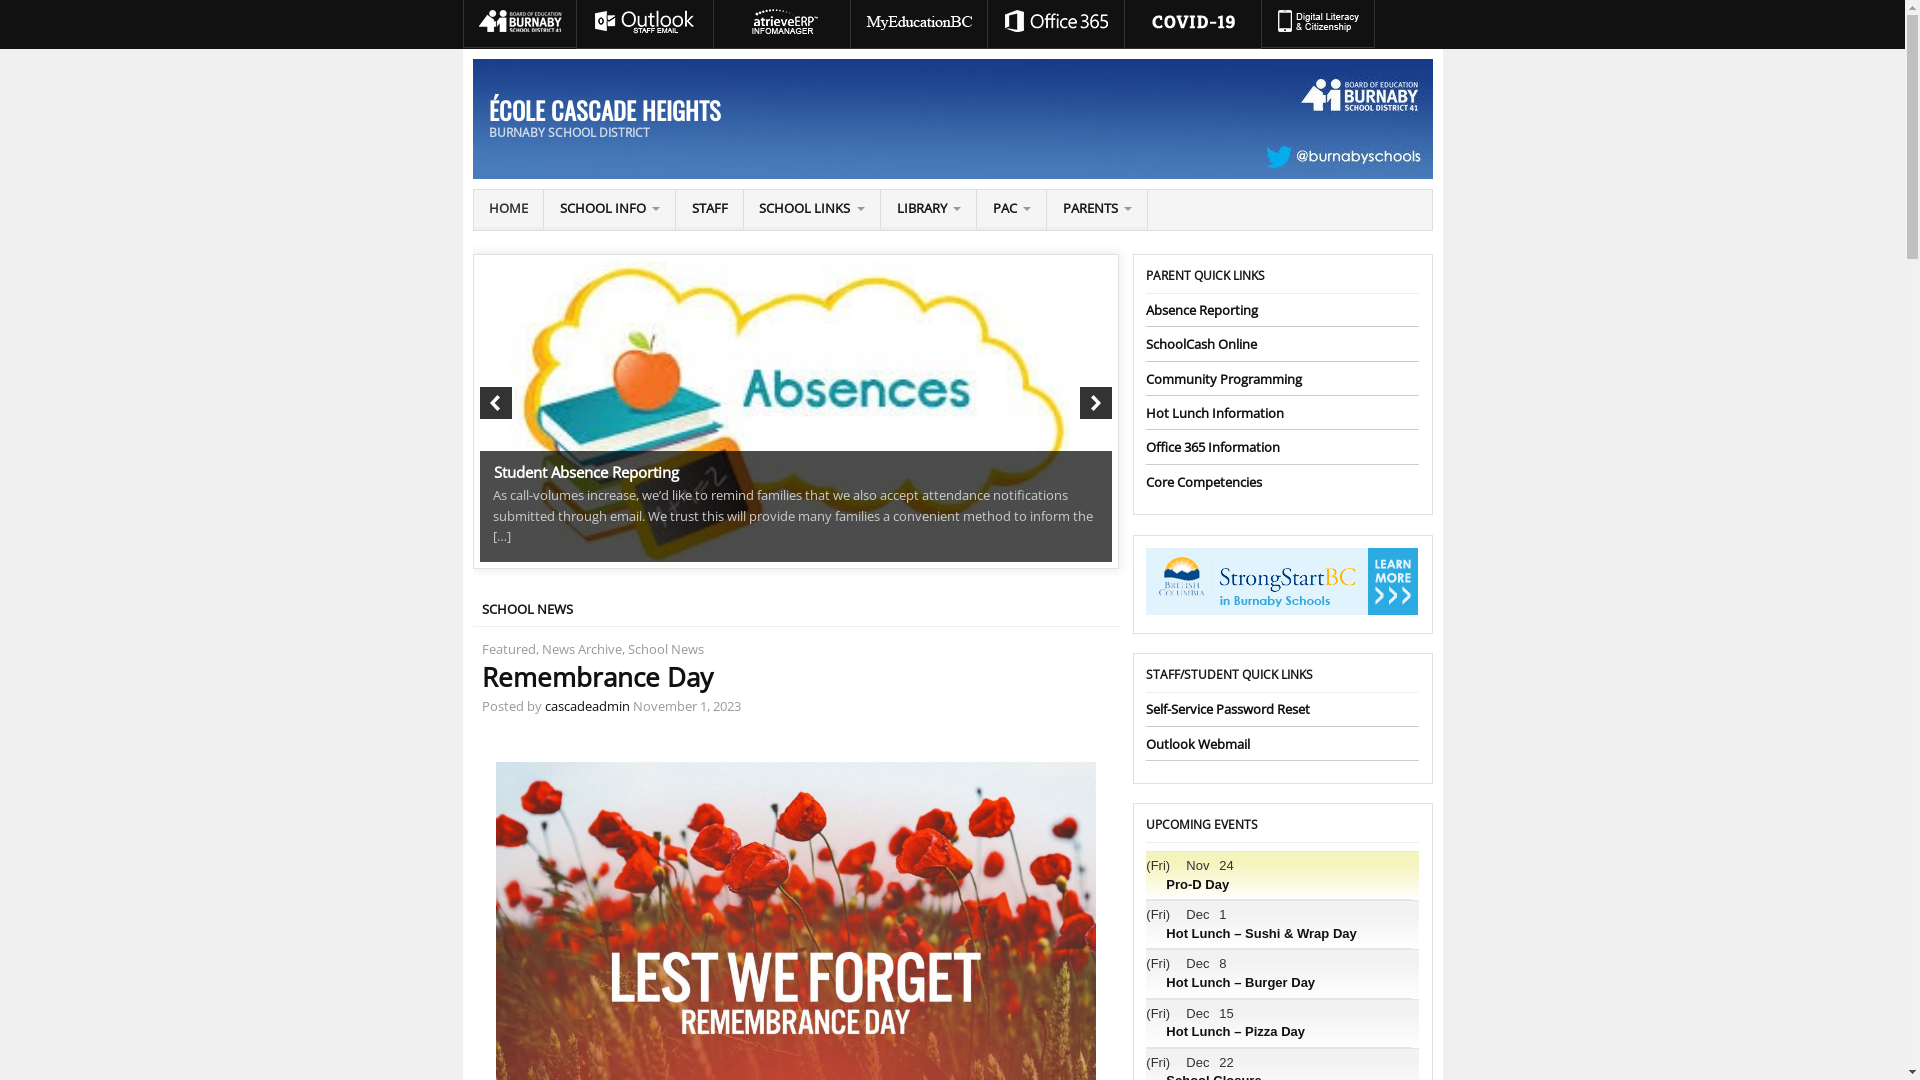 Image resolution: width=1920 pixels, height=1080 pixels. I want to click on 'Remembrance Day', so click(559, 445).